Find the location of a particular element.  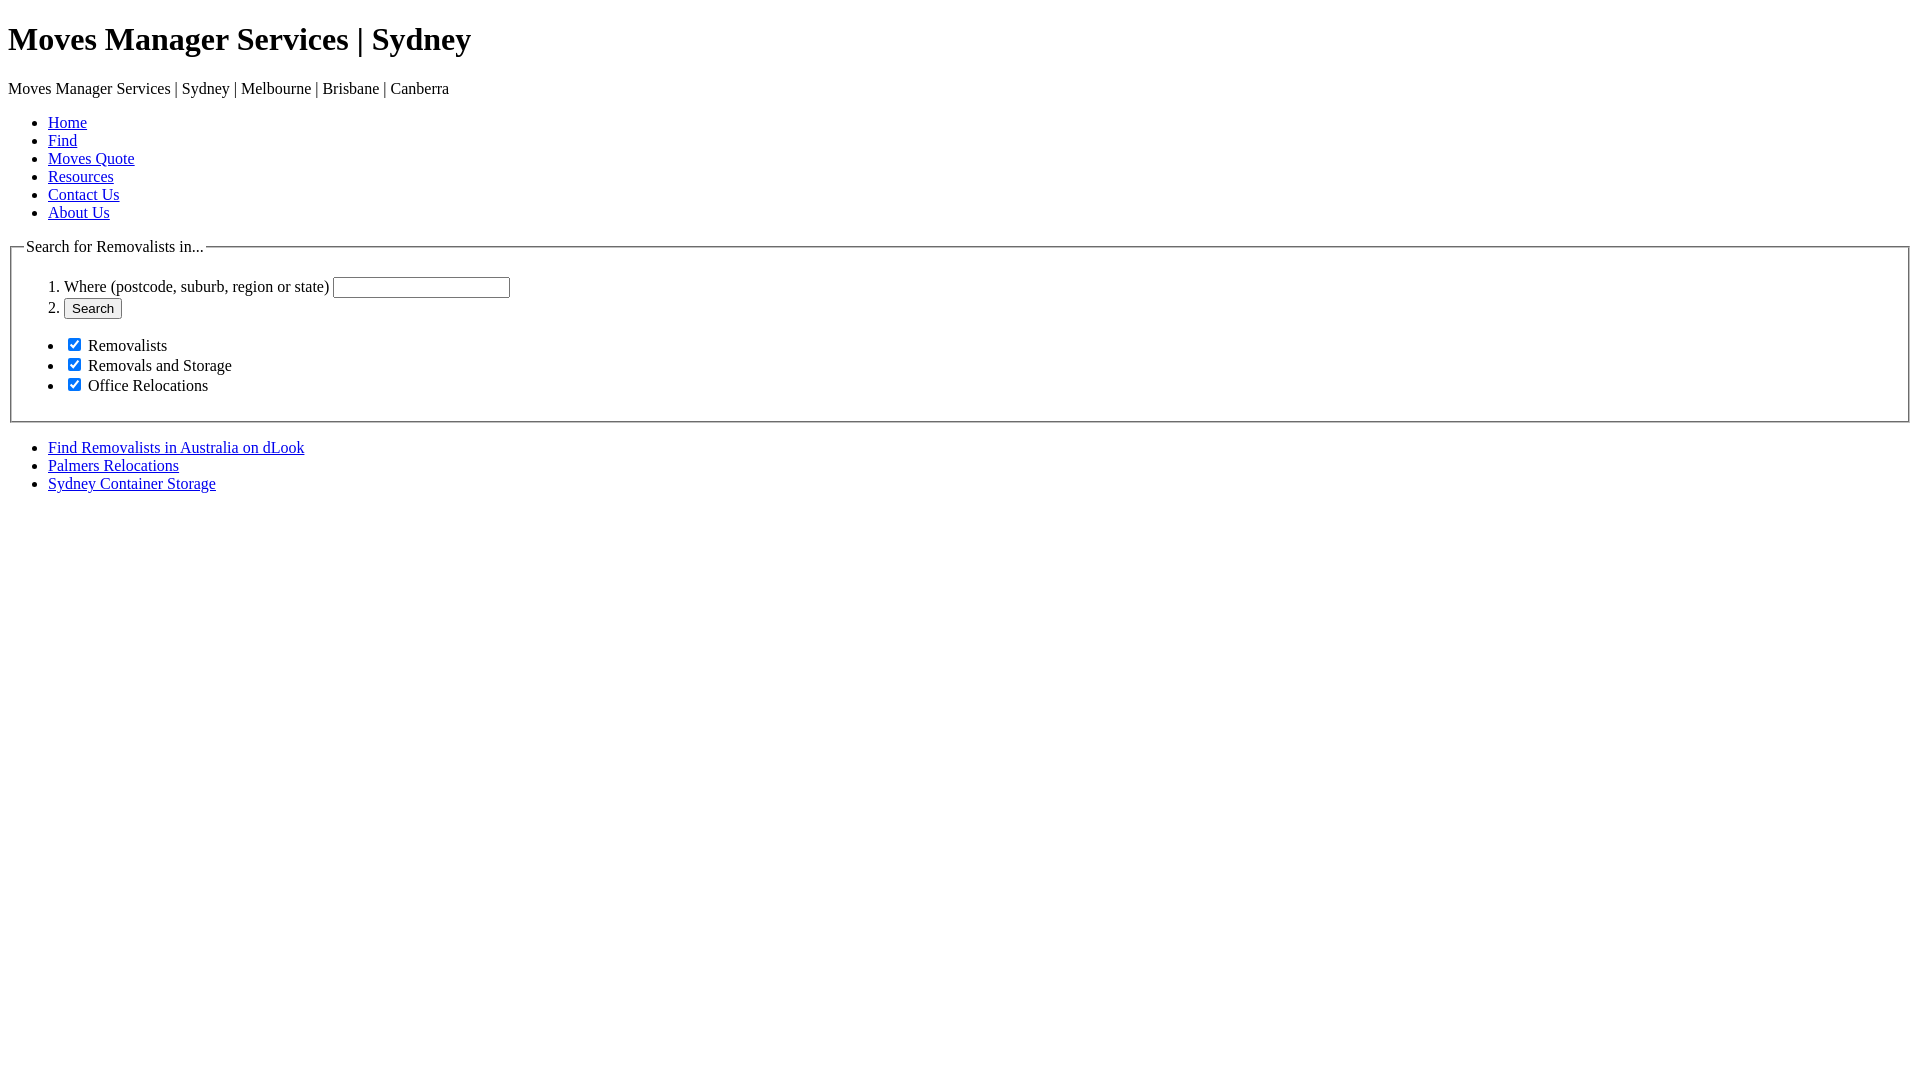

'Moves Quote' is located at coordinates (90, 157).